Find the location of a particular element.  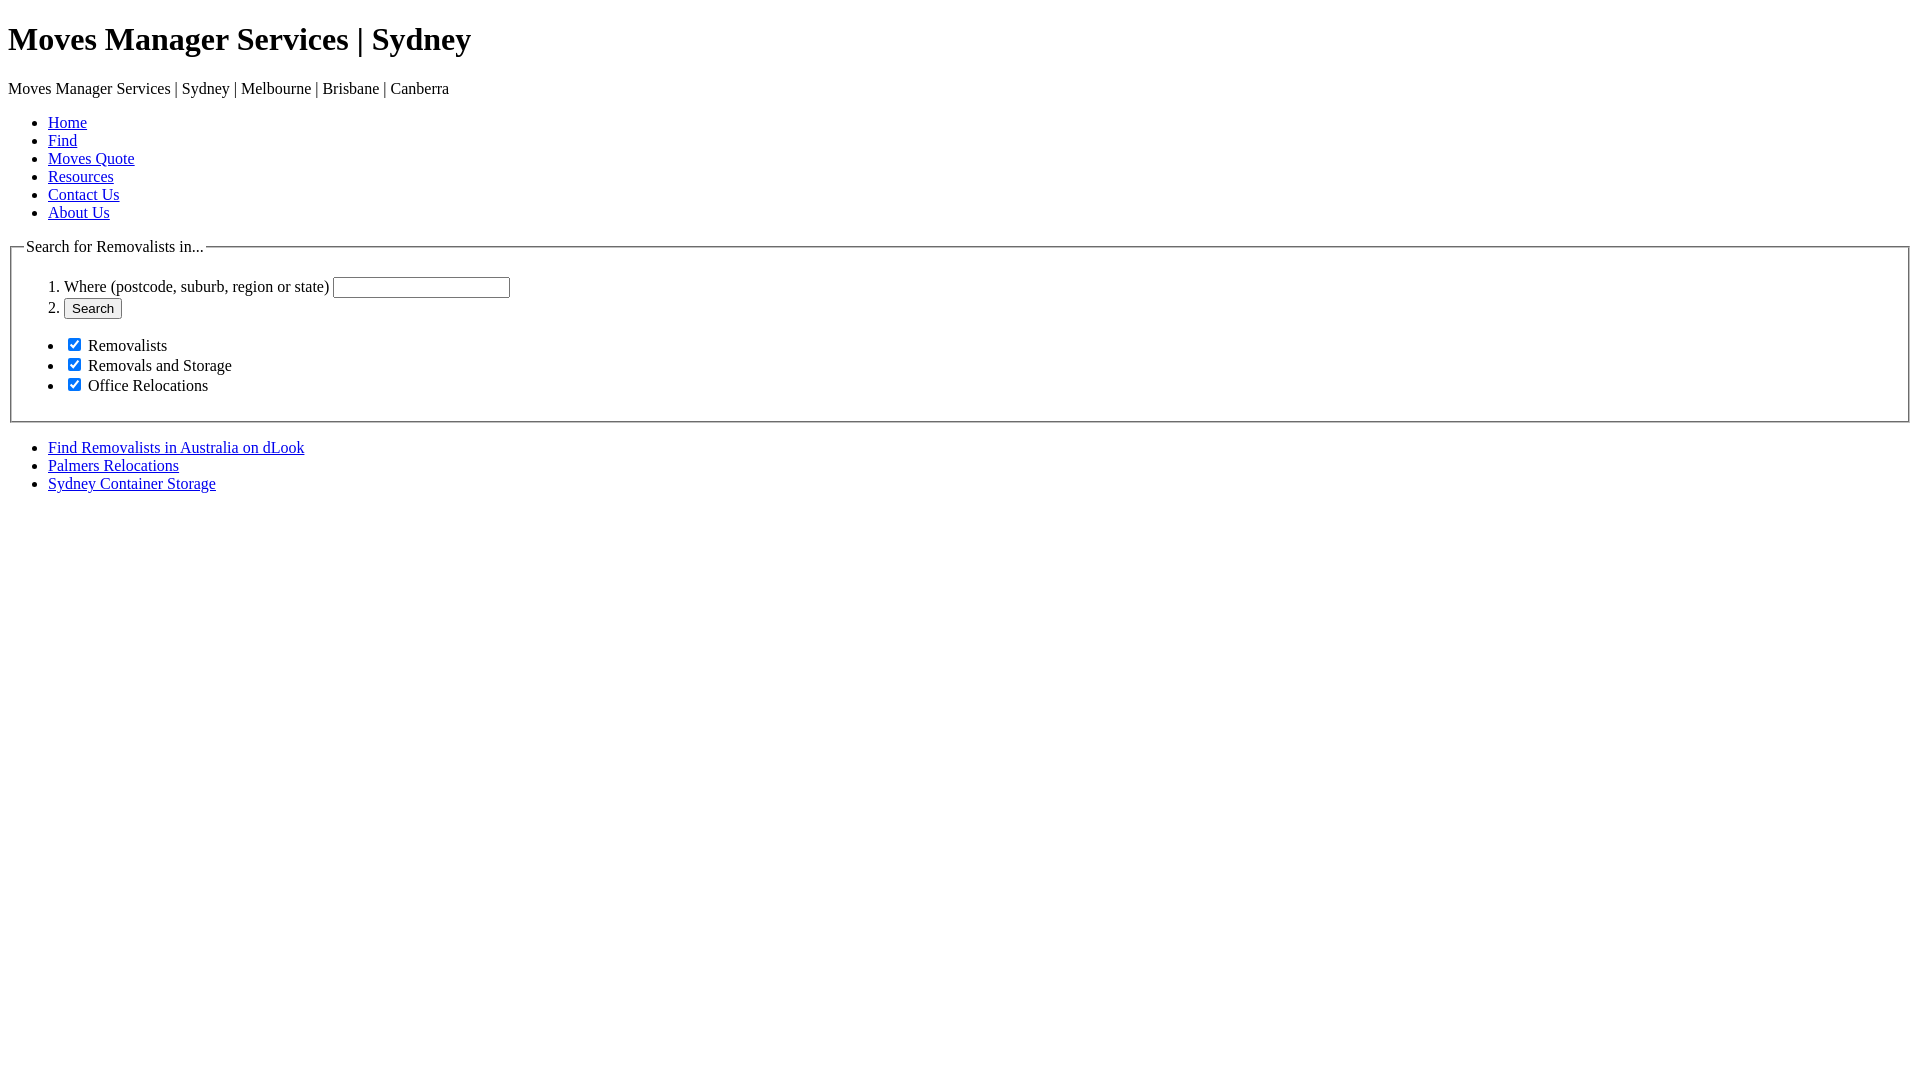

'Moves Quote' is located at coordinates (90, 157).